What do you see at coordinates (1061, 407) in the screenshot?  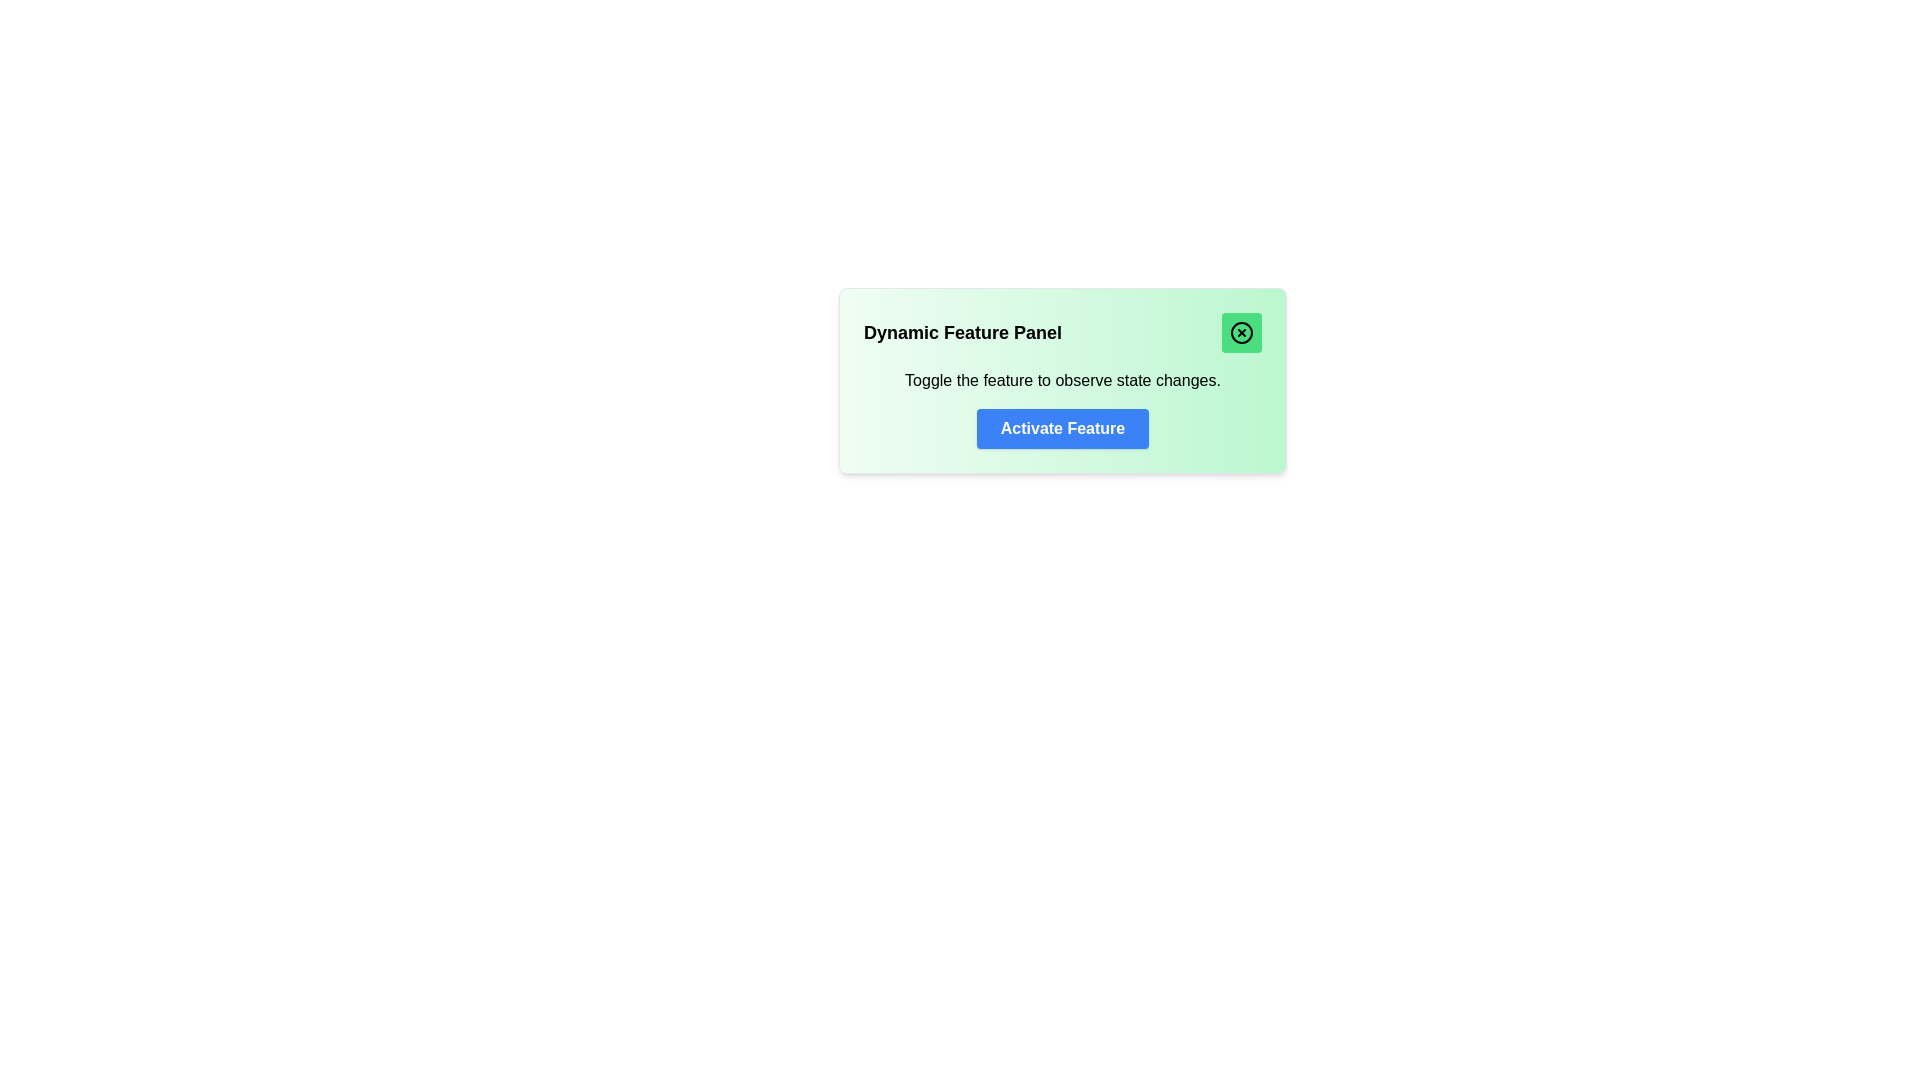 I see `text 'Toggle the feature to observe state changes.' from the composite UI component consisting of a text label and a button in the 'Dynamic Feature Panel'` at bounding box center [1061, 407].